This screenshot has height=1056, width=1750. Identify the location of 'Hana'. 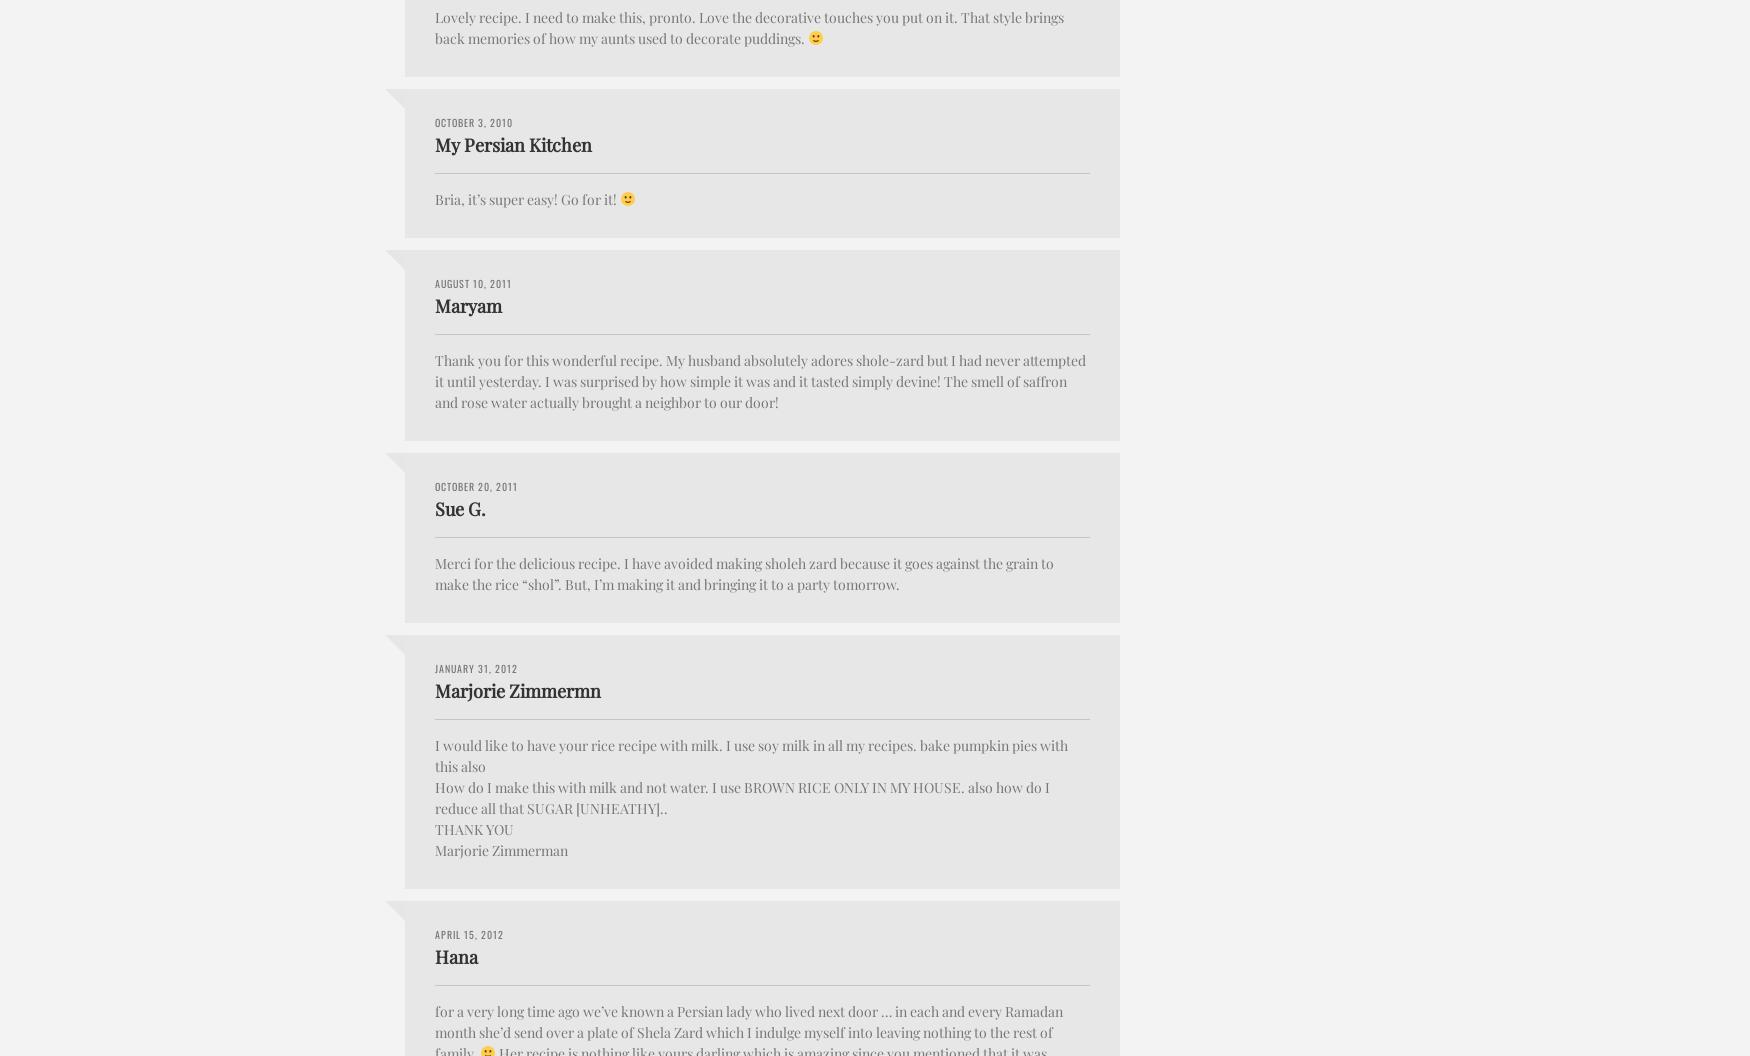
(456, 955).